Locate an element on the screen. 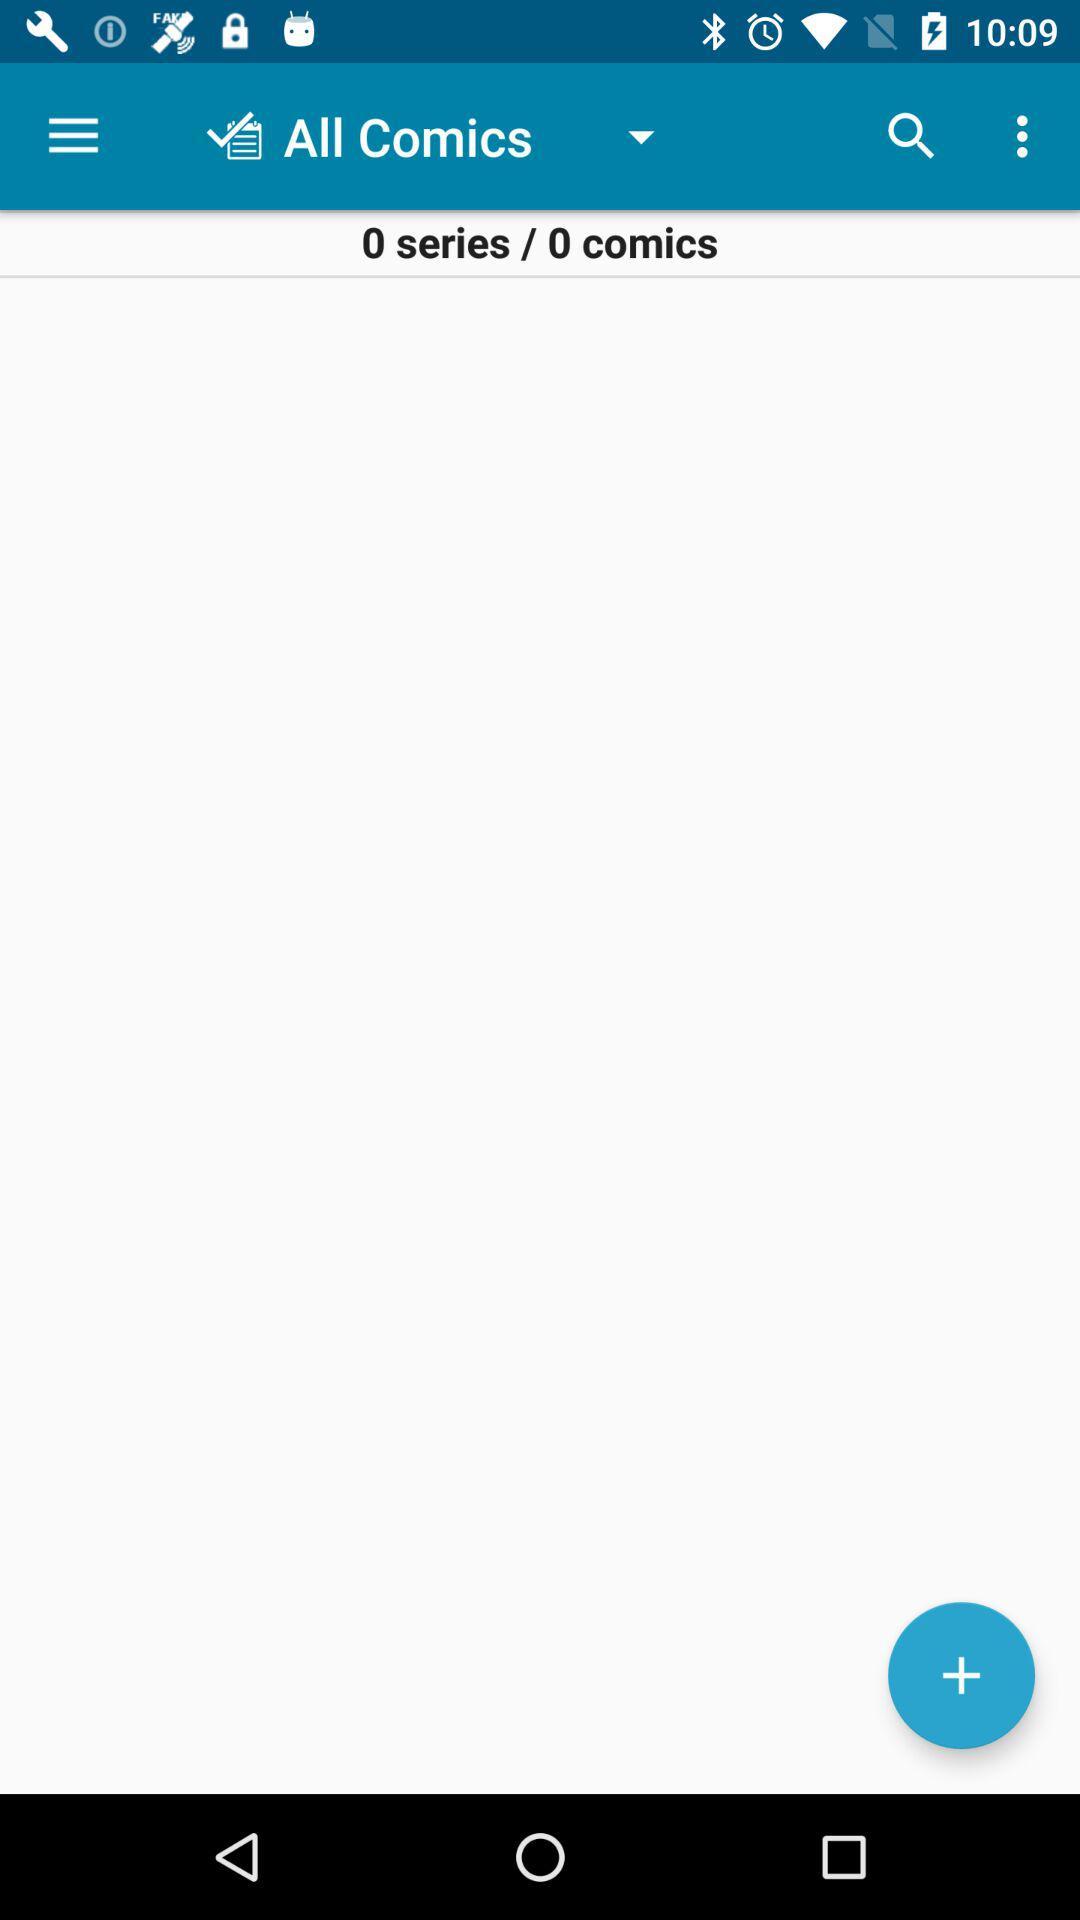 The image size is (1080, 1920). upload comic is located at coordinates (960, 1675).